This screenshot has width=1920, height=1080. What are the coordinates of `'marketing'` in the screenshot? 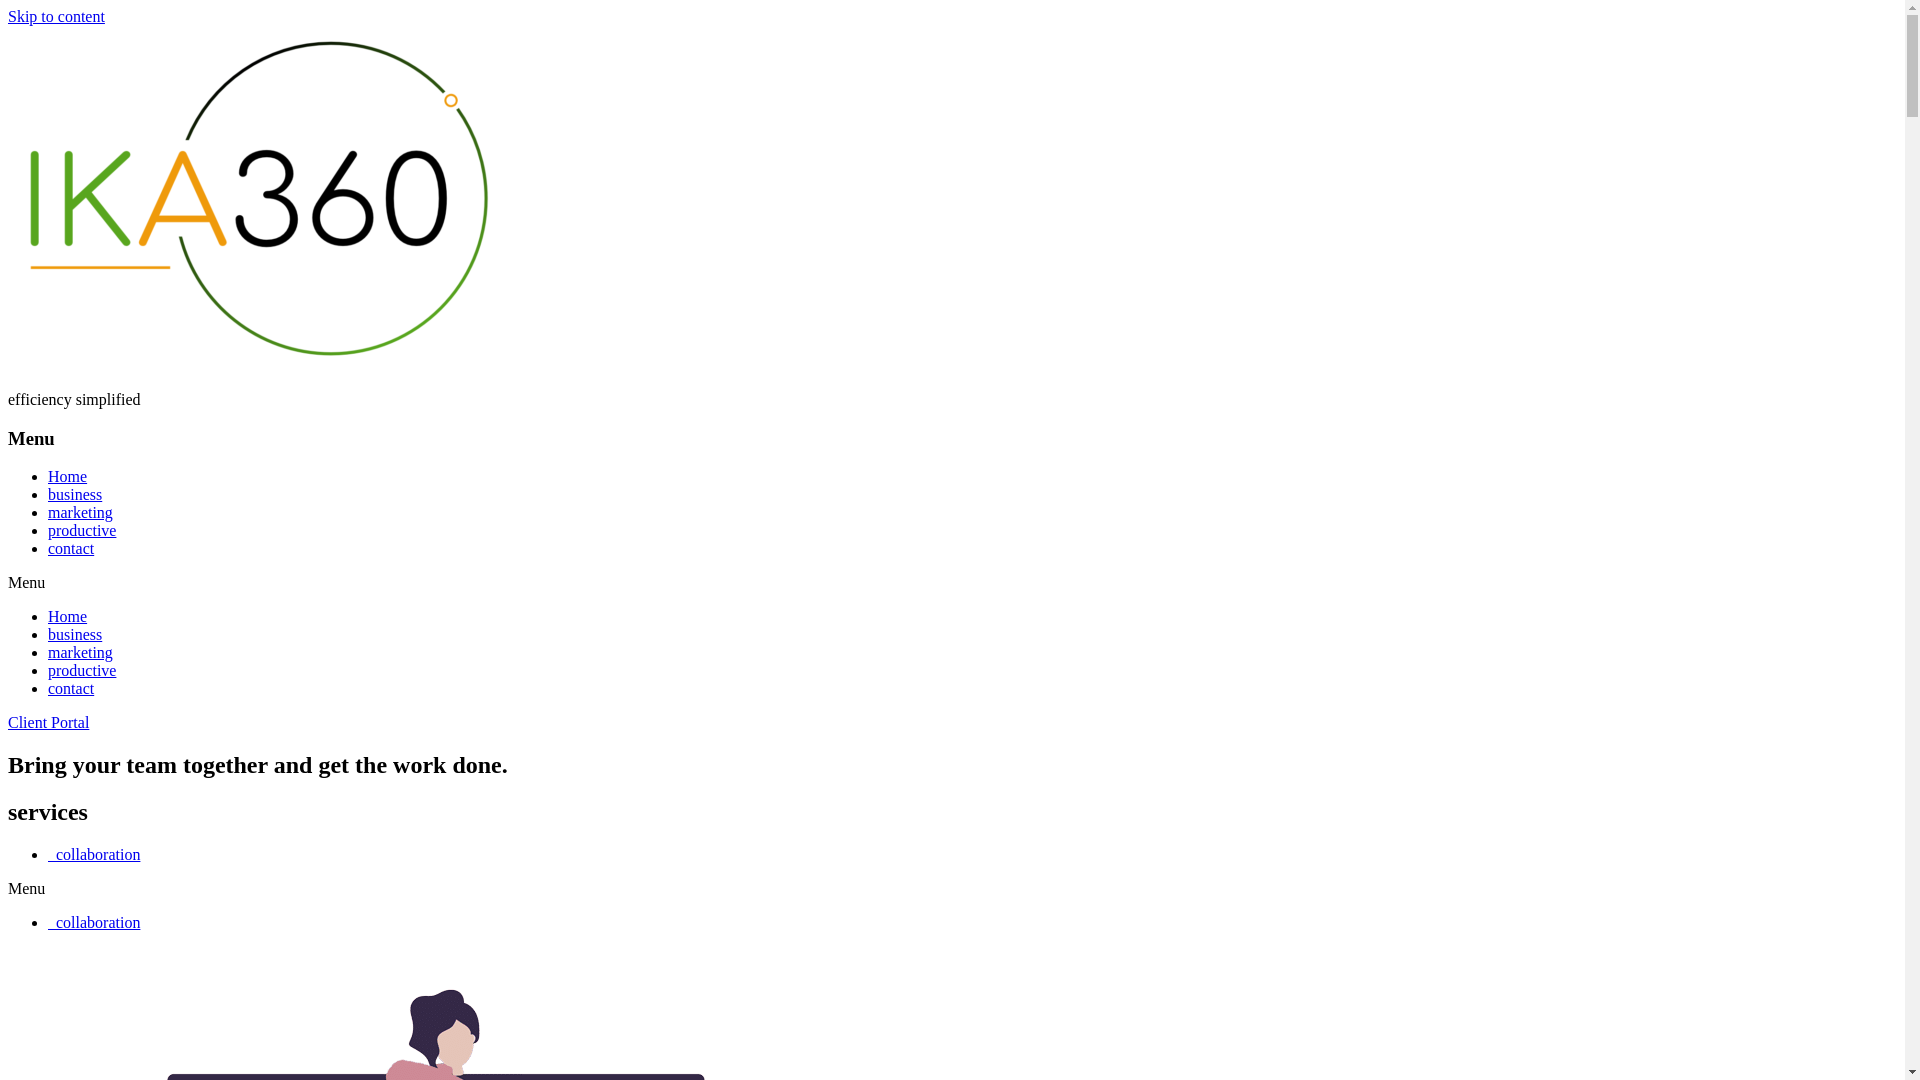 It's located at (80, 652).